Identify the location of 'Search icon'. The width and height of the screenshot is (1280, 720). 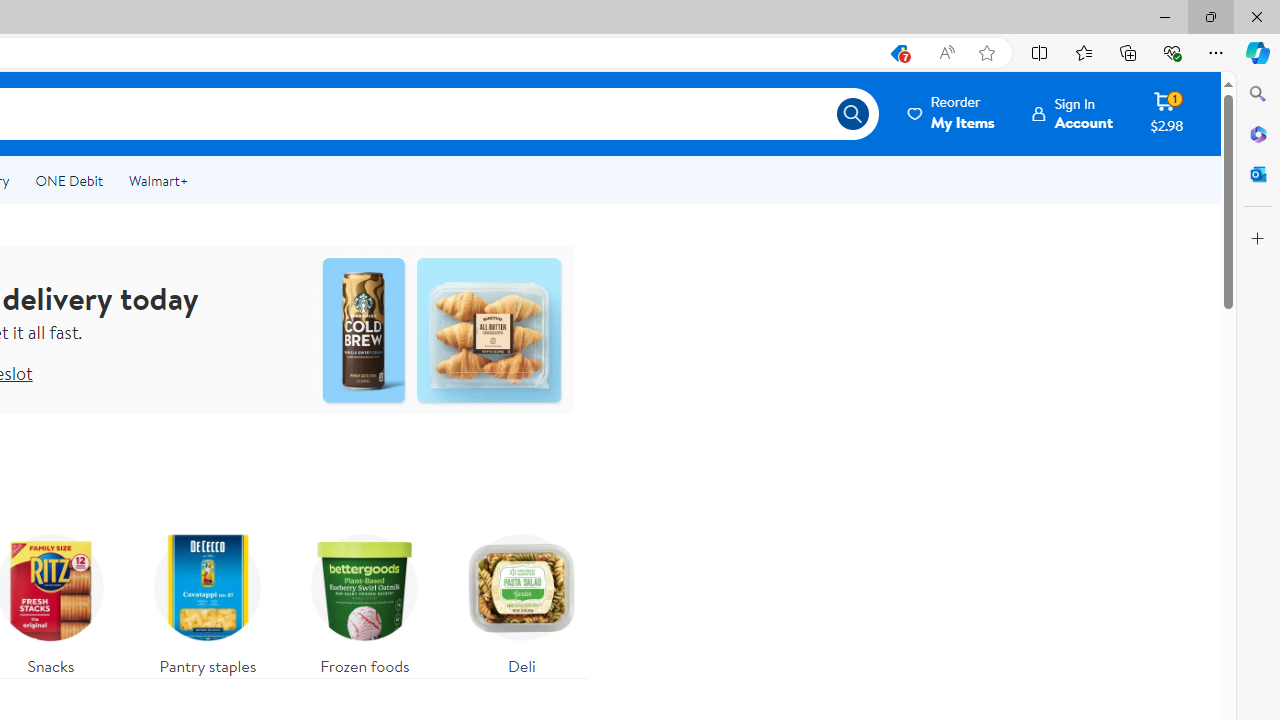
(852, 114).